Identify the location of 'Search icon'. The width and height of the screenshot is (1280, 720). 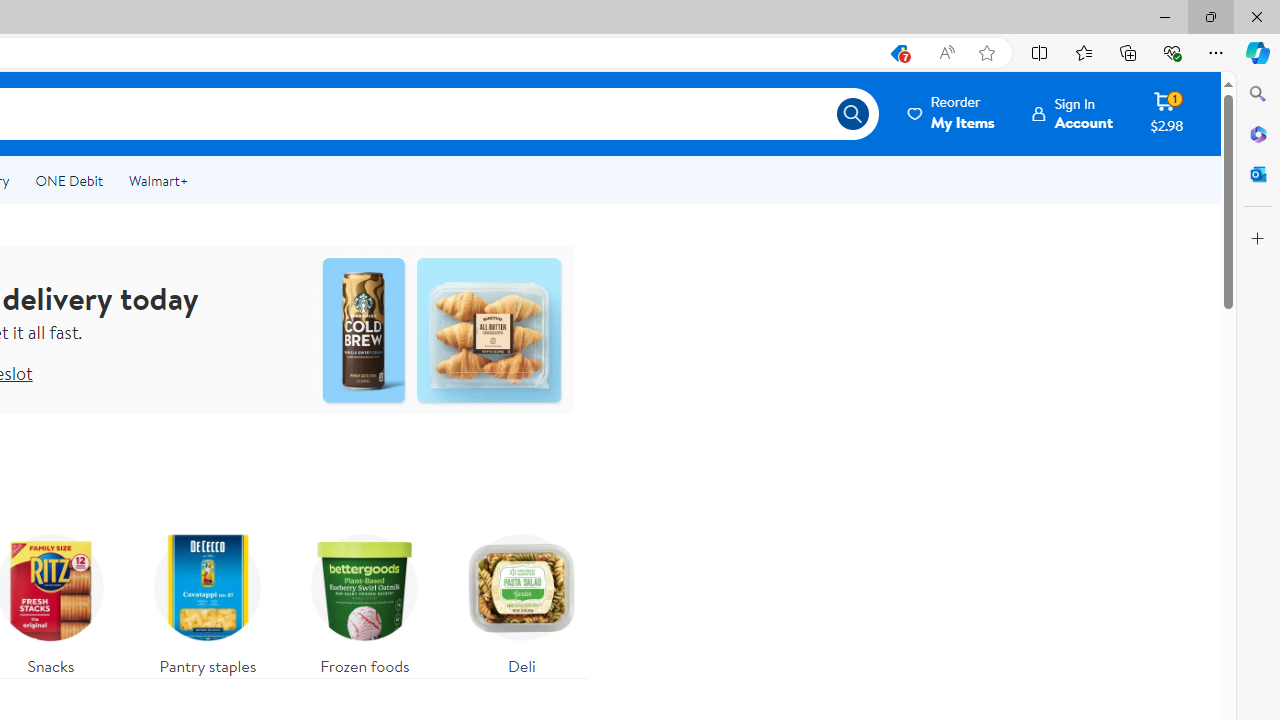
(852, 114).